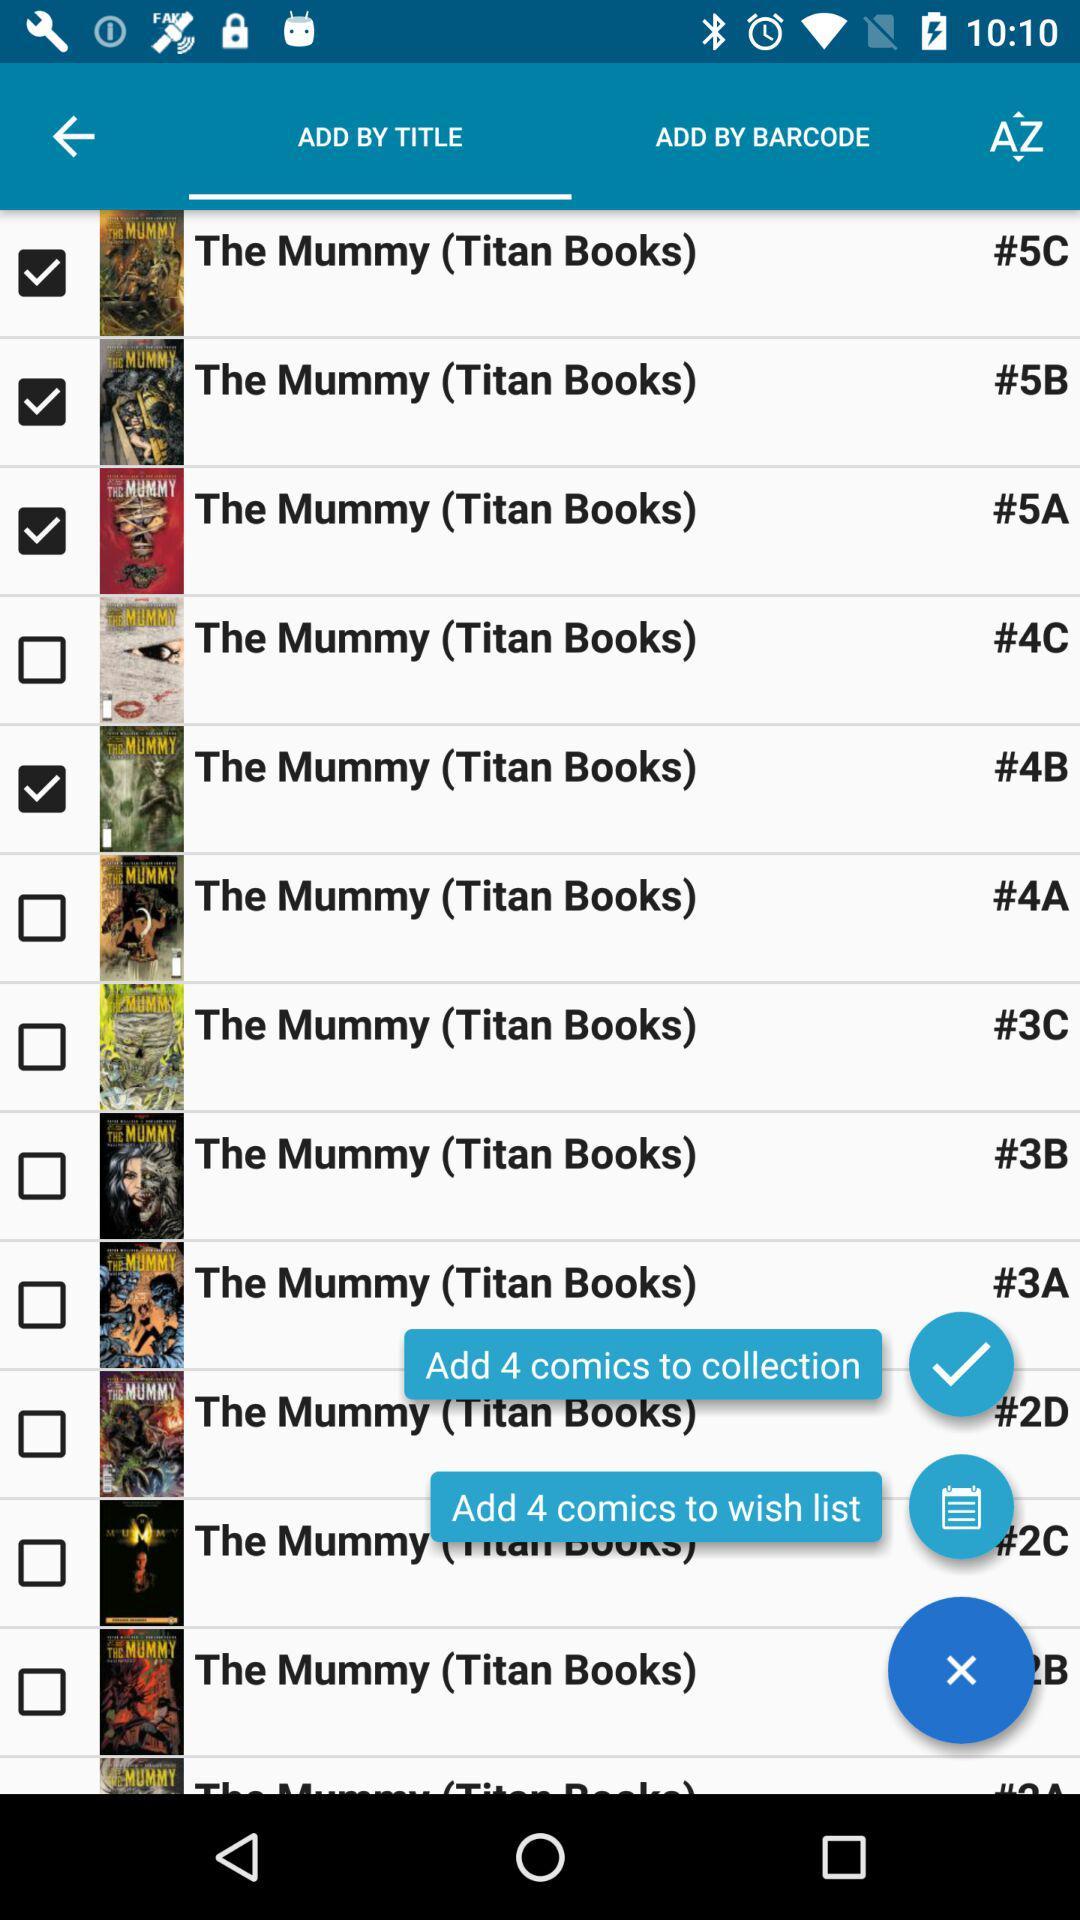 This screenshot has height=1920, width=1080. What do you see at coordinates (48, 401) in the screenshot?
I see `deselect selected content` at bounding box center [48, 401].